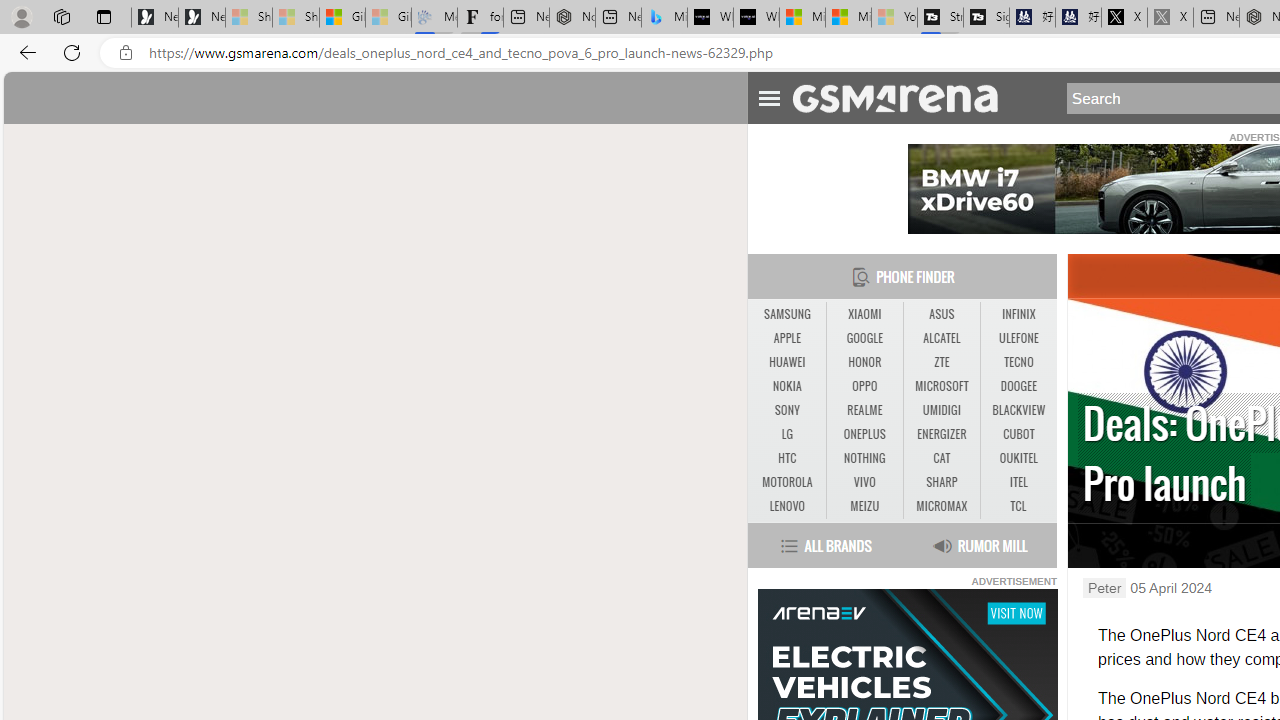 This screenshot has width=1280, height=720. I want to click on 'MICROSOFT', so click(941, 387).